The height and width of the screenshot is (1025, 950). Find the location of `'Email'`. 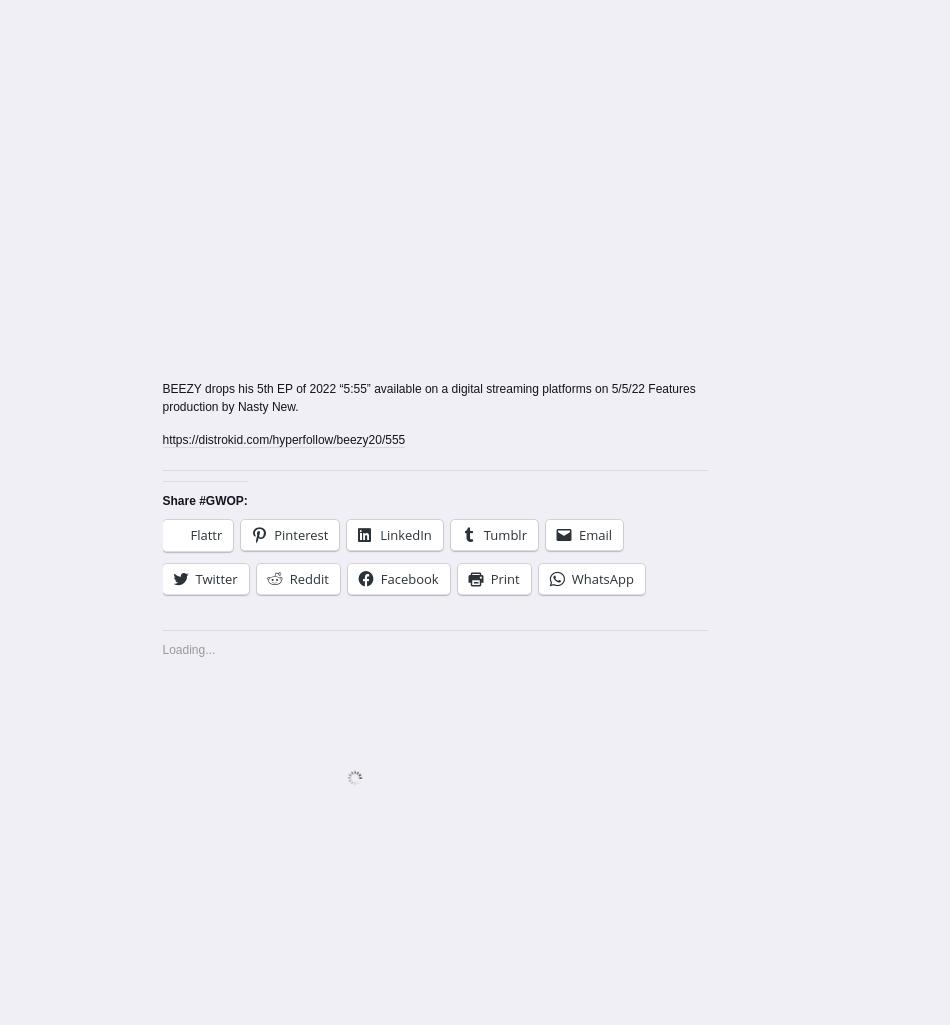

'Email' is located at coordinates (594, 534).